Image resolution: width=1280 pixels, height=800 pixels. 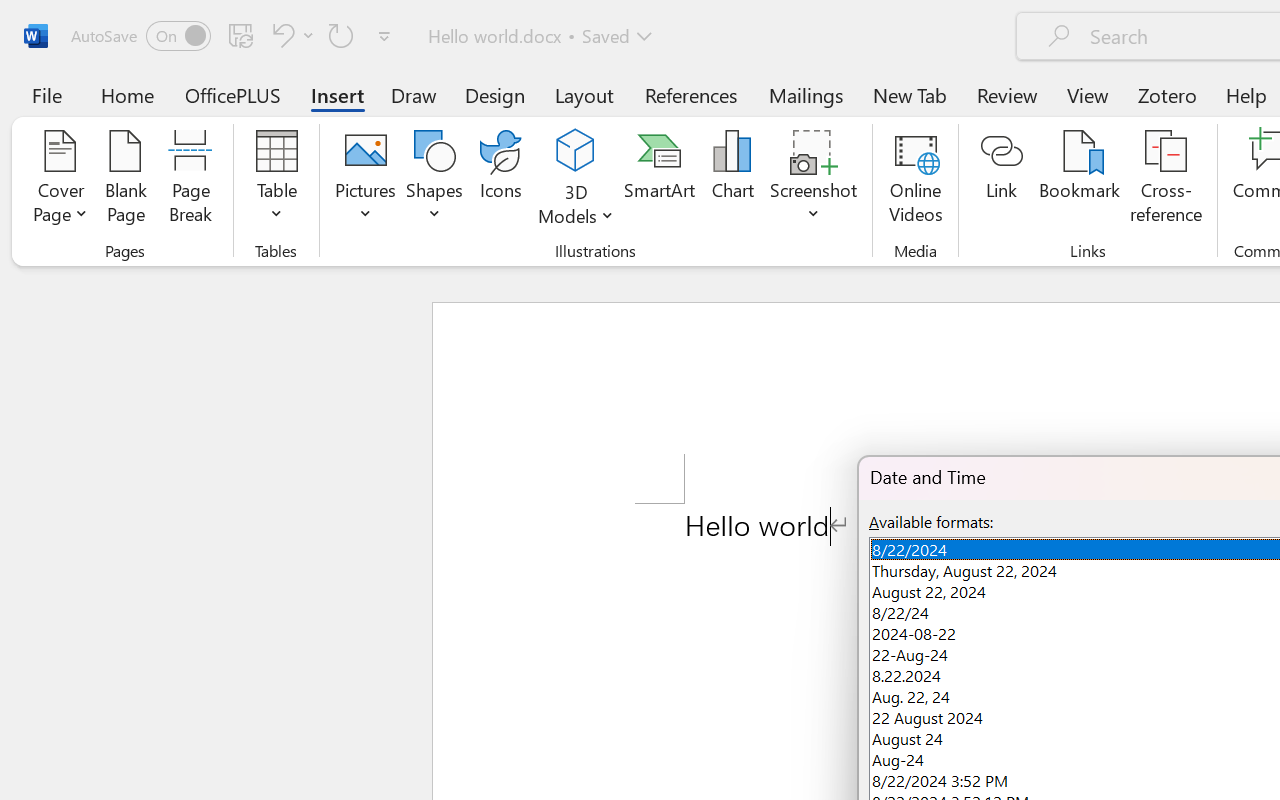 What do you see at coordinates (190, 179) in the screenshot?
I see `'Page Break'` at bounding box center [190, 179].